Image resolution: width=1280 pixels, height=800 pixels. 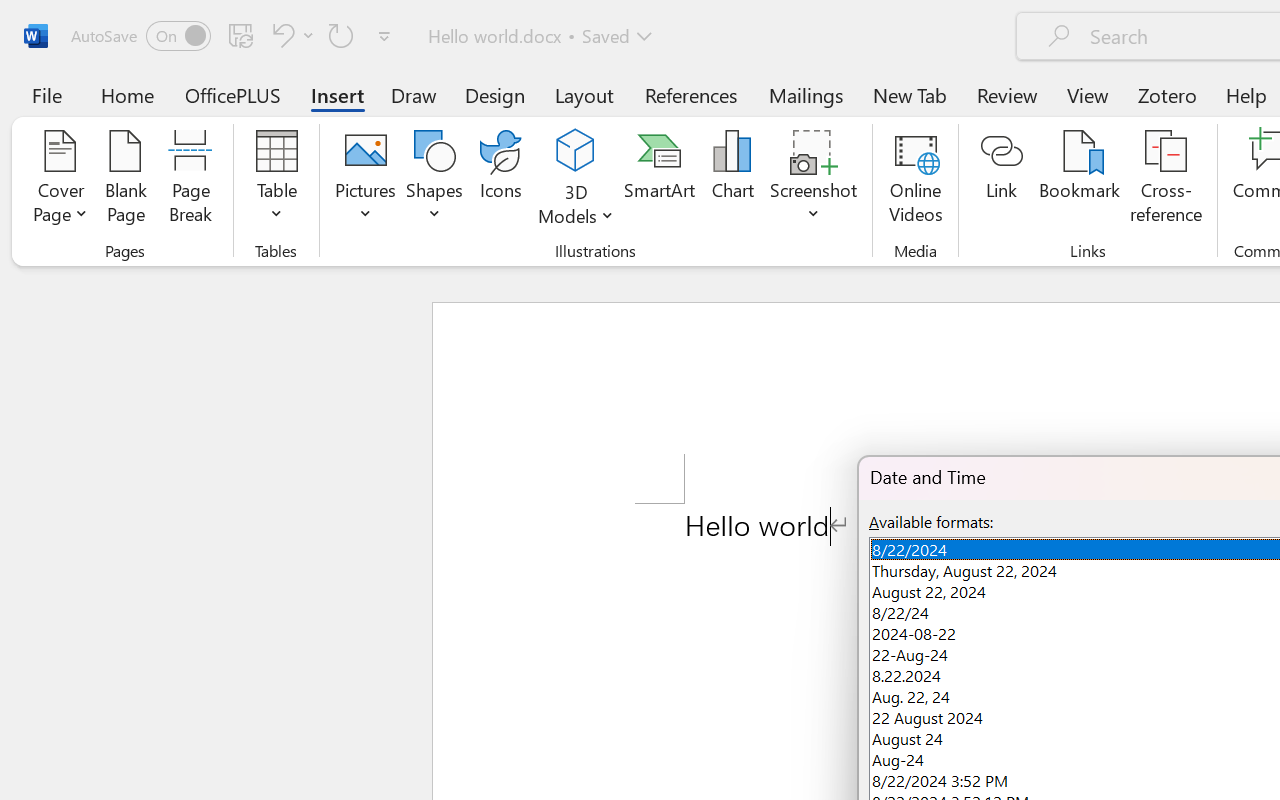 What do you see at coordinates (190, 179) in the screenshot?
I see `'Page Break'` at bounding box center [190, 179].